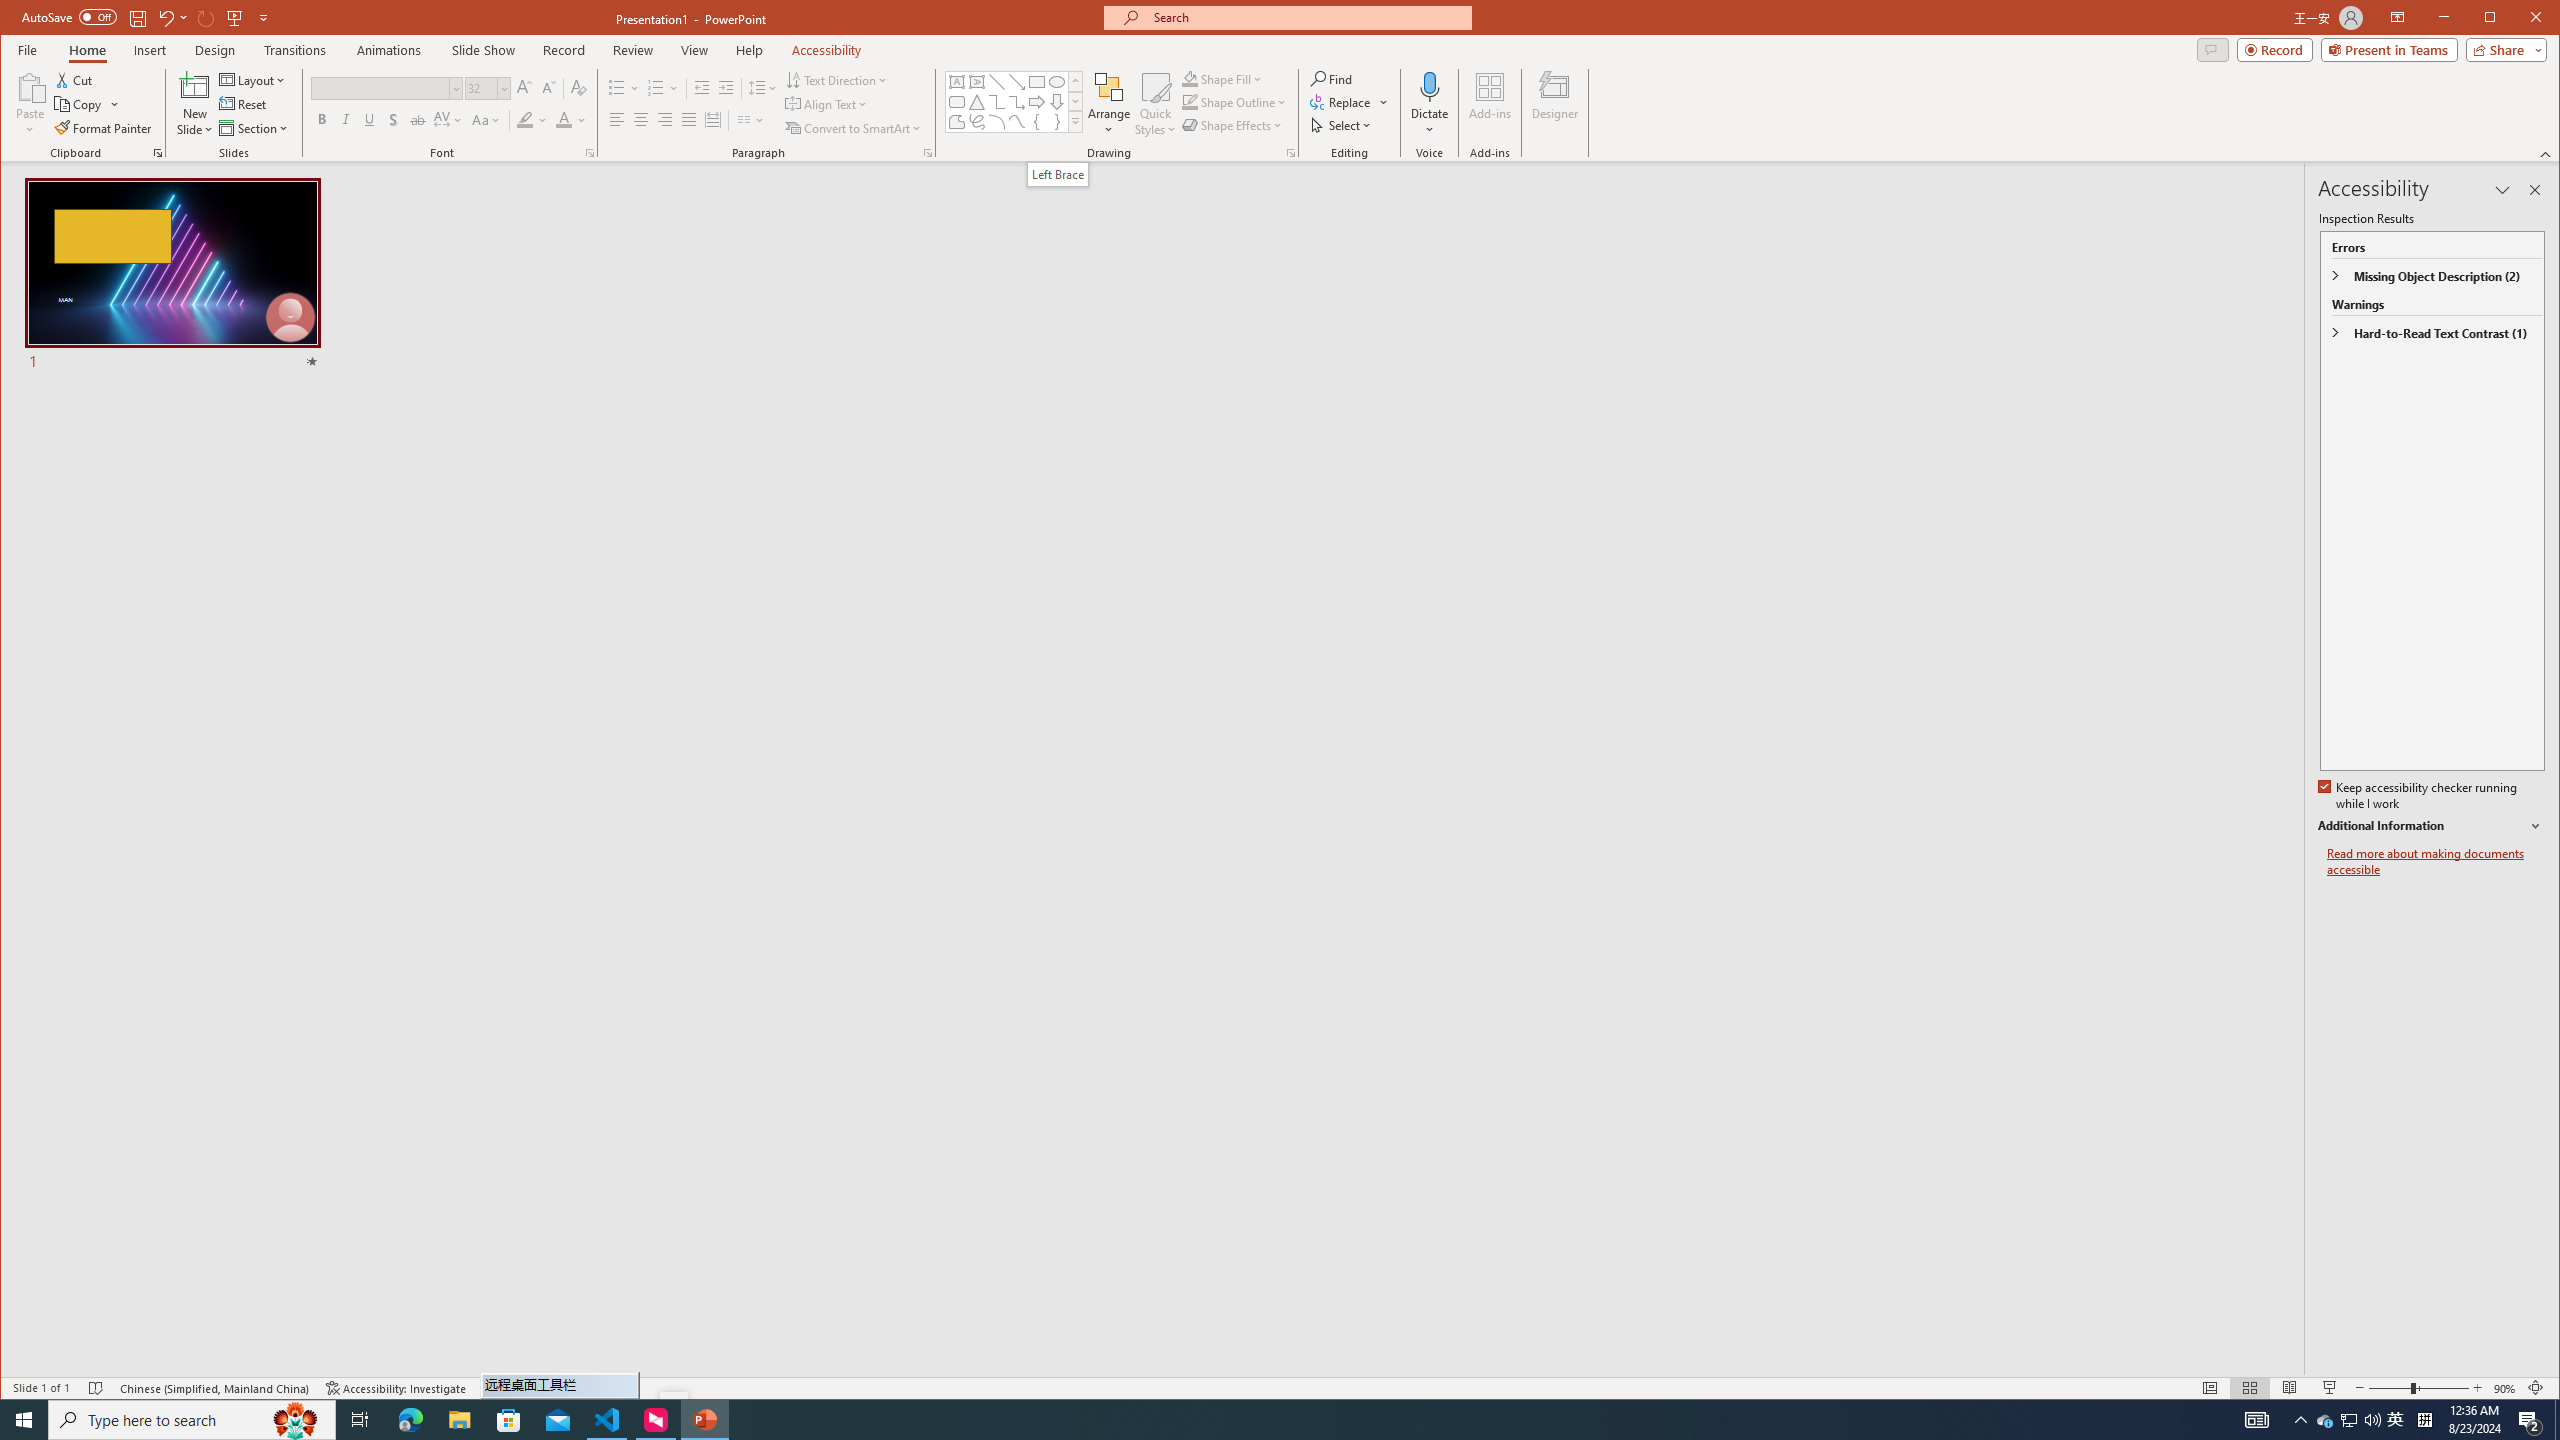 Image resolution: width=2560 pixels, height=1440 pixels. Describe the element at coordinates (2503, 1387) in the screenshot. I see `'Zoom 90%'` at that location.